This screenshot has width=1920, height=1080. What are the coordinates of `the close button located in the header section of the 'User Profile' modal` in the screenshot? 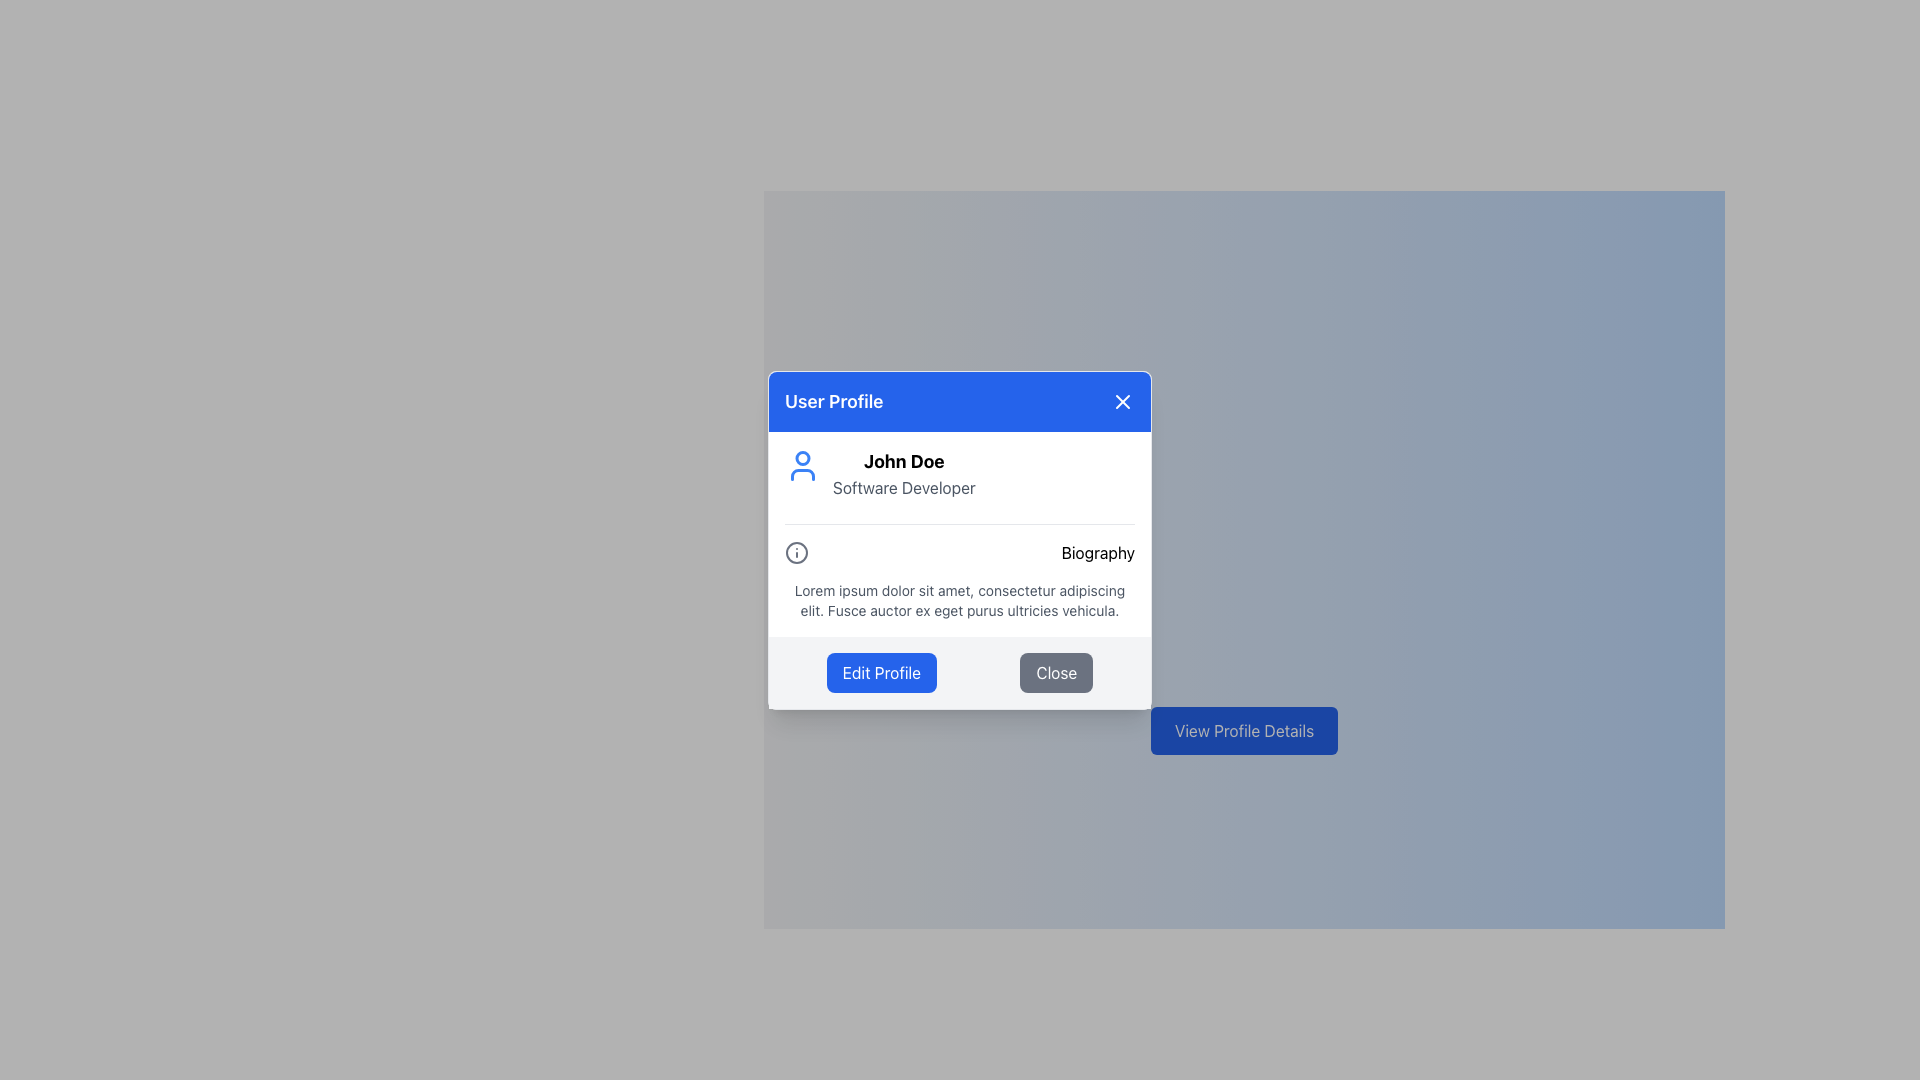 It's located at (1123, 401).